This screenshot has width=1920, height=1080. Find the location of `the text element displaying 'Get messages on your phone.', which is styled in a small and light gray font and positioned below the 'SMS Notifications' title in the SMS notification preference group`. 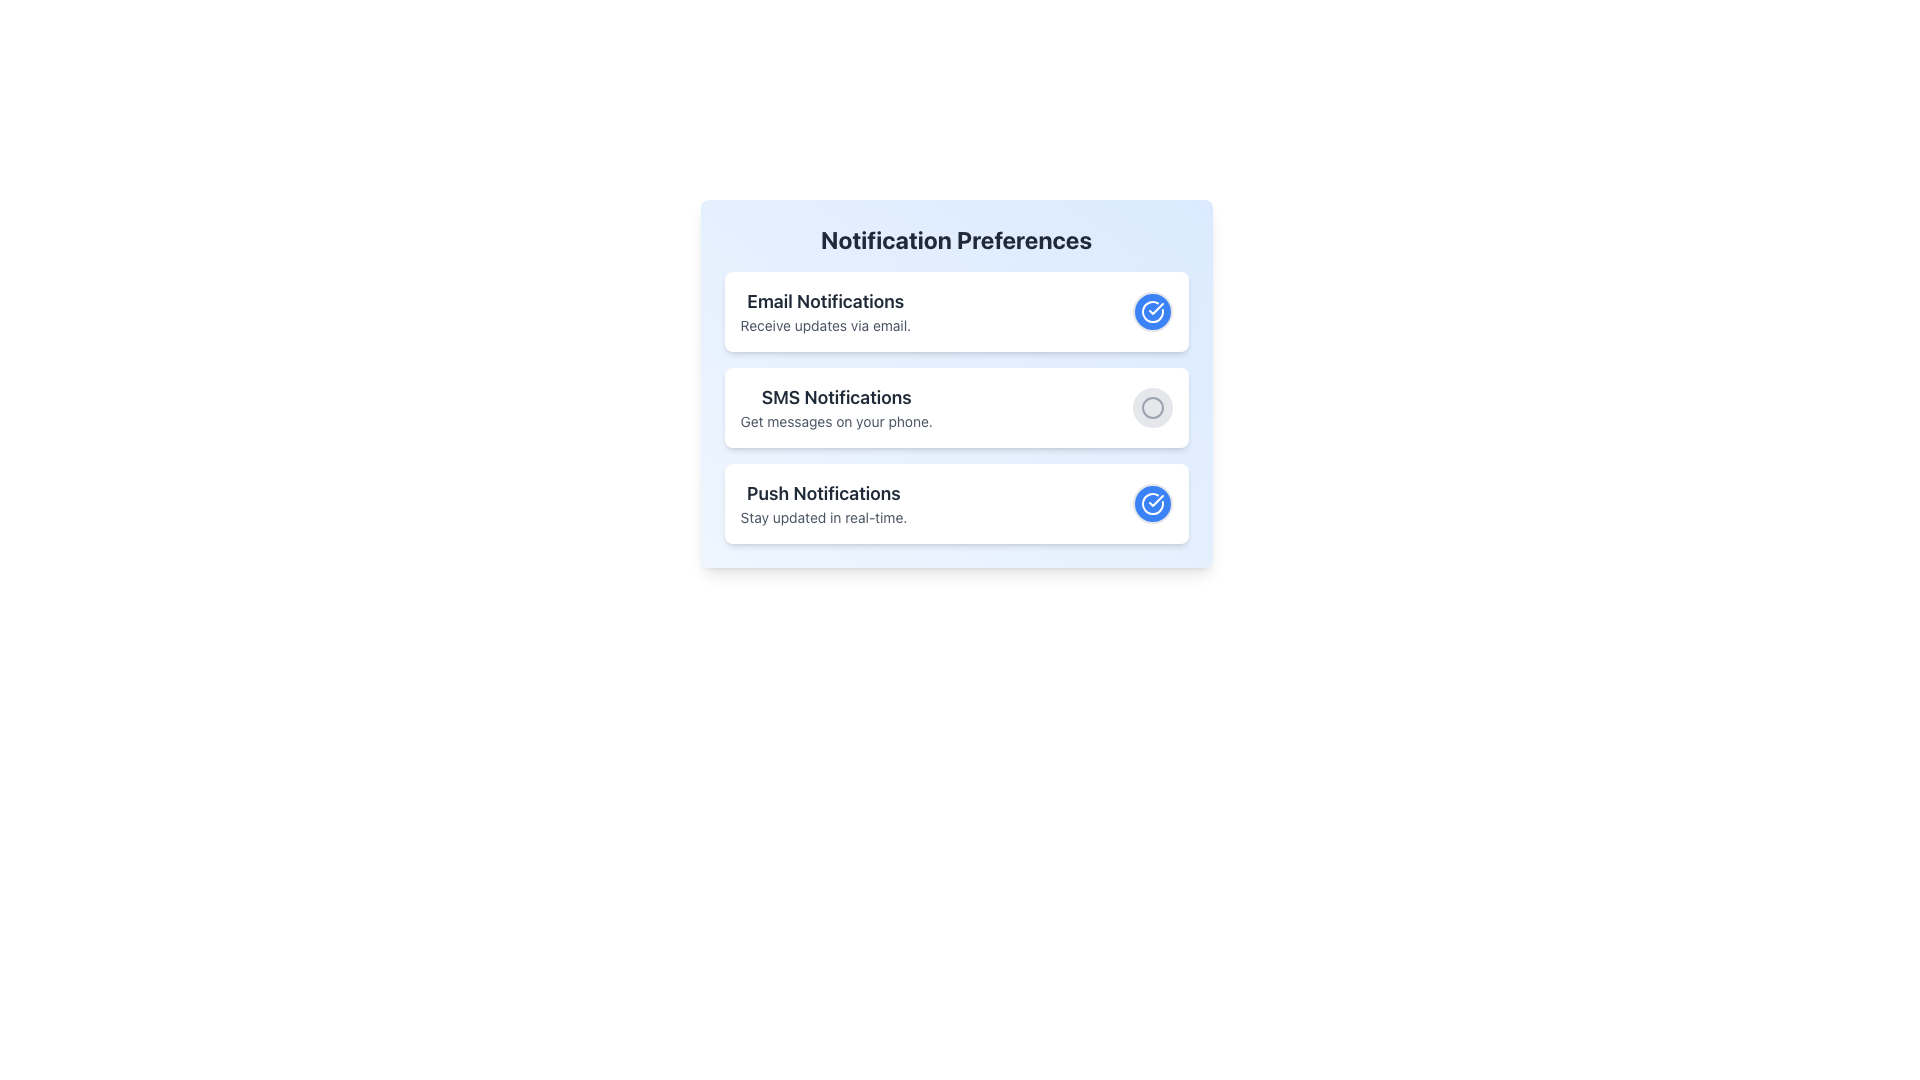

the text element displaying 'Get messages on your phone.', which is styled in a small and light gray font and positioned below the 'SMS Notifications' title in the SMS notification preference group is located at coordinates (836, 420).